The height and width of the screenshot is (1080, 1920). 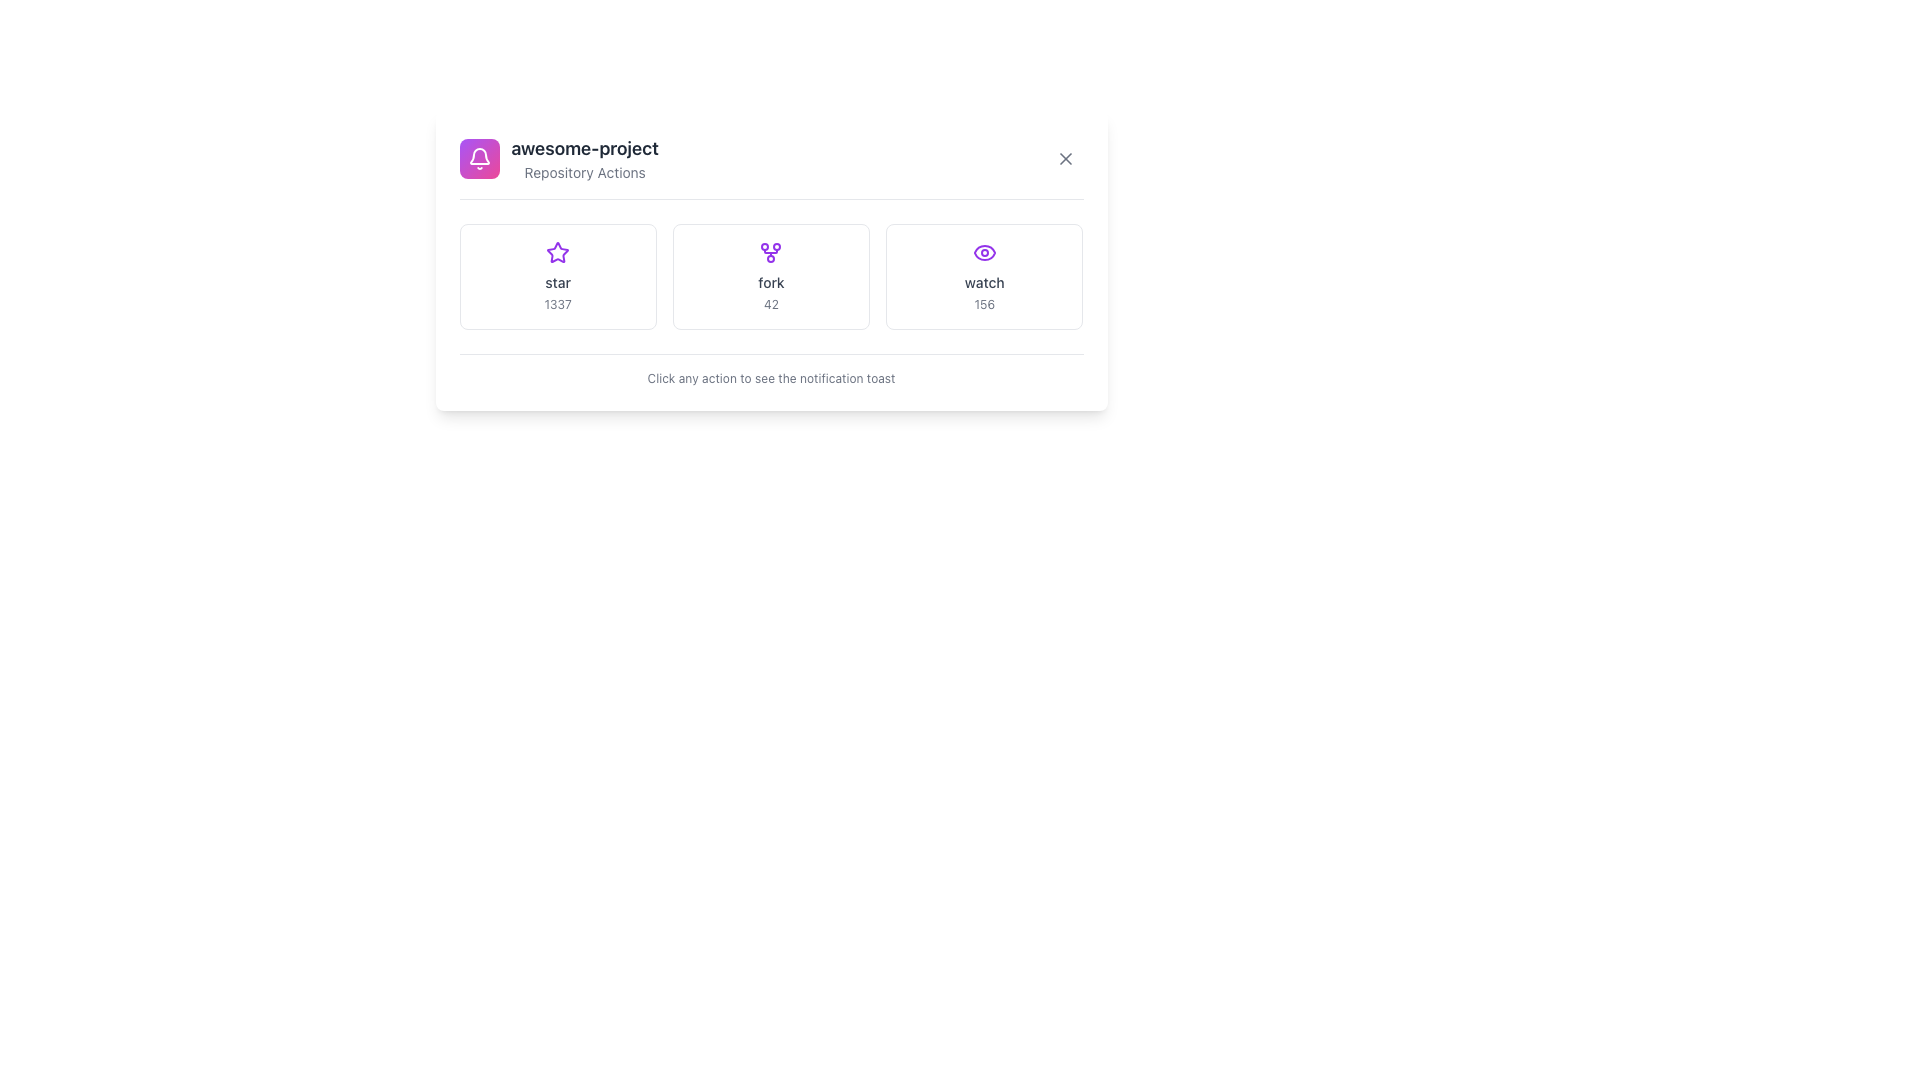 I want to click on text label that says 'fork', which is displayed in medium gray color below a forking diagram icon, so click(x=770, y=282).